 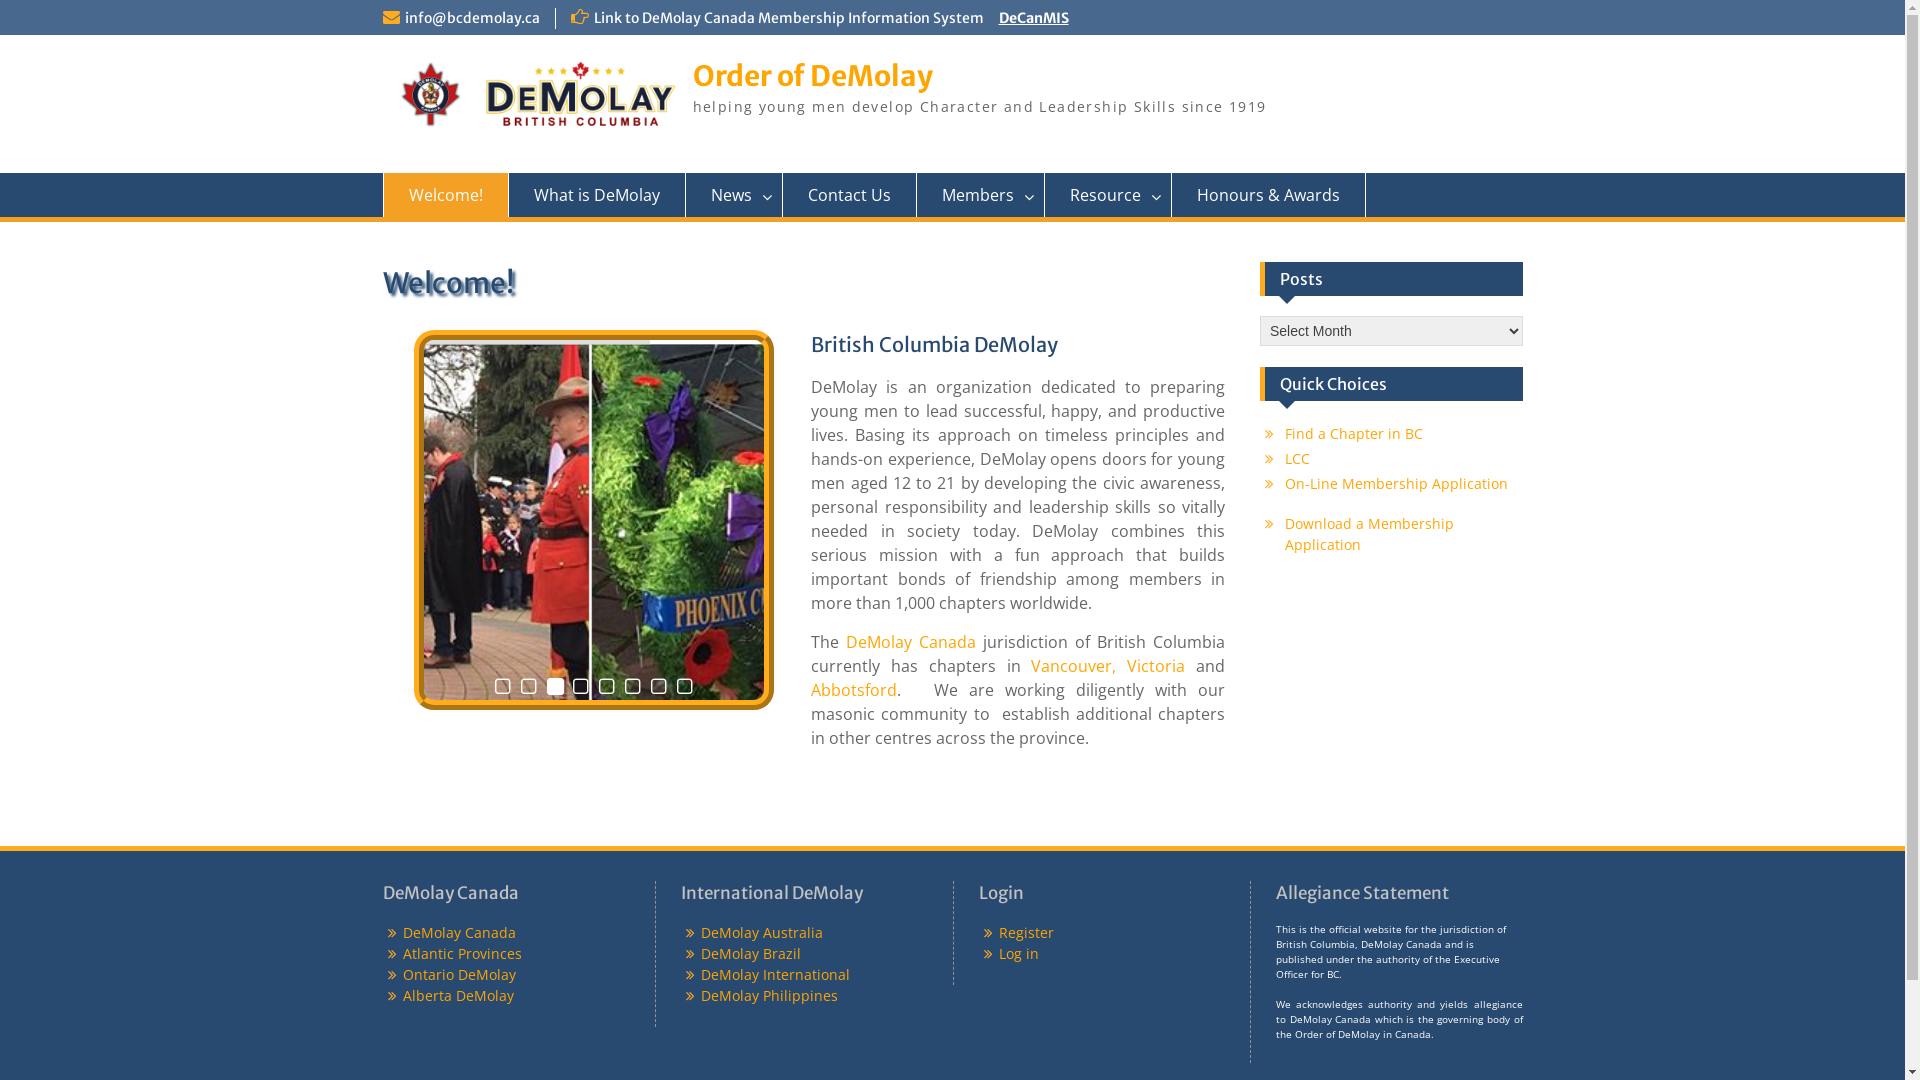 What do you see at coordinates (691, 75) in the screenshot?
I see `'Order of DeMolay'` at bounding box center [691, 75].